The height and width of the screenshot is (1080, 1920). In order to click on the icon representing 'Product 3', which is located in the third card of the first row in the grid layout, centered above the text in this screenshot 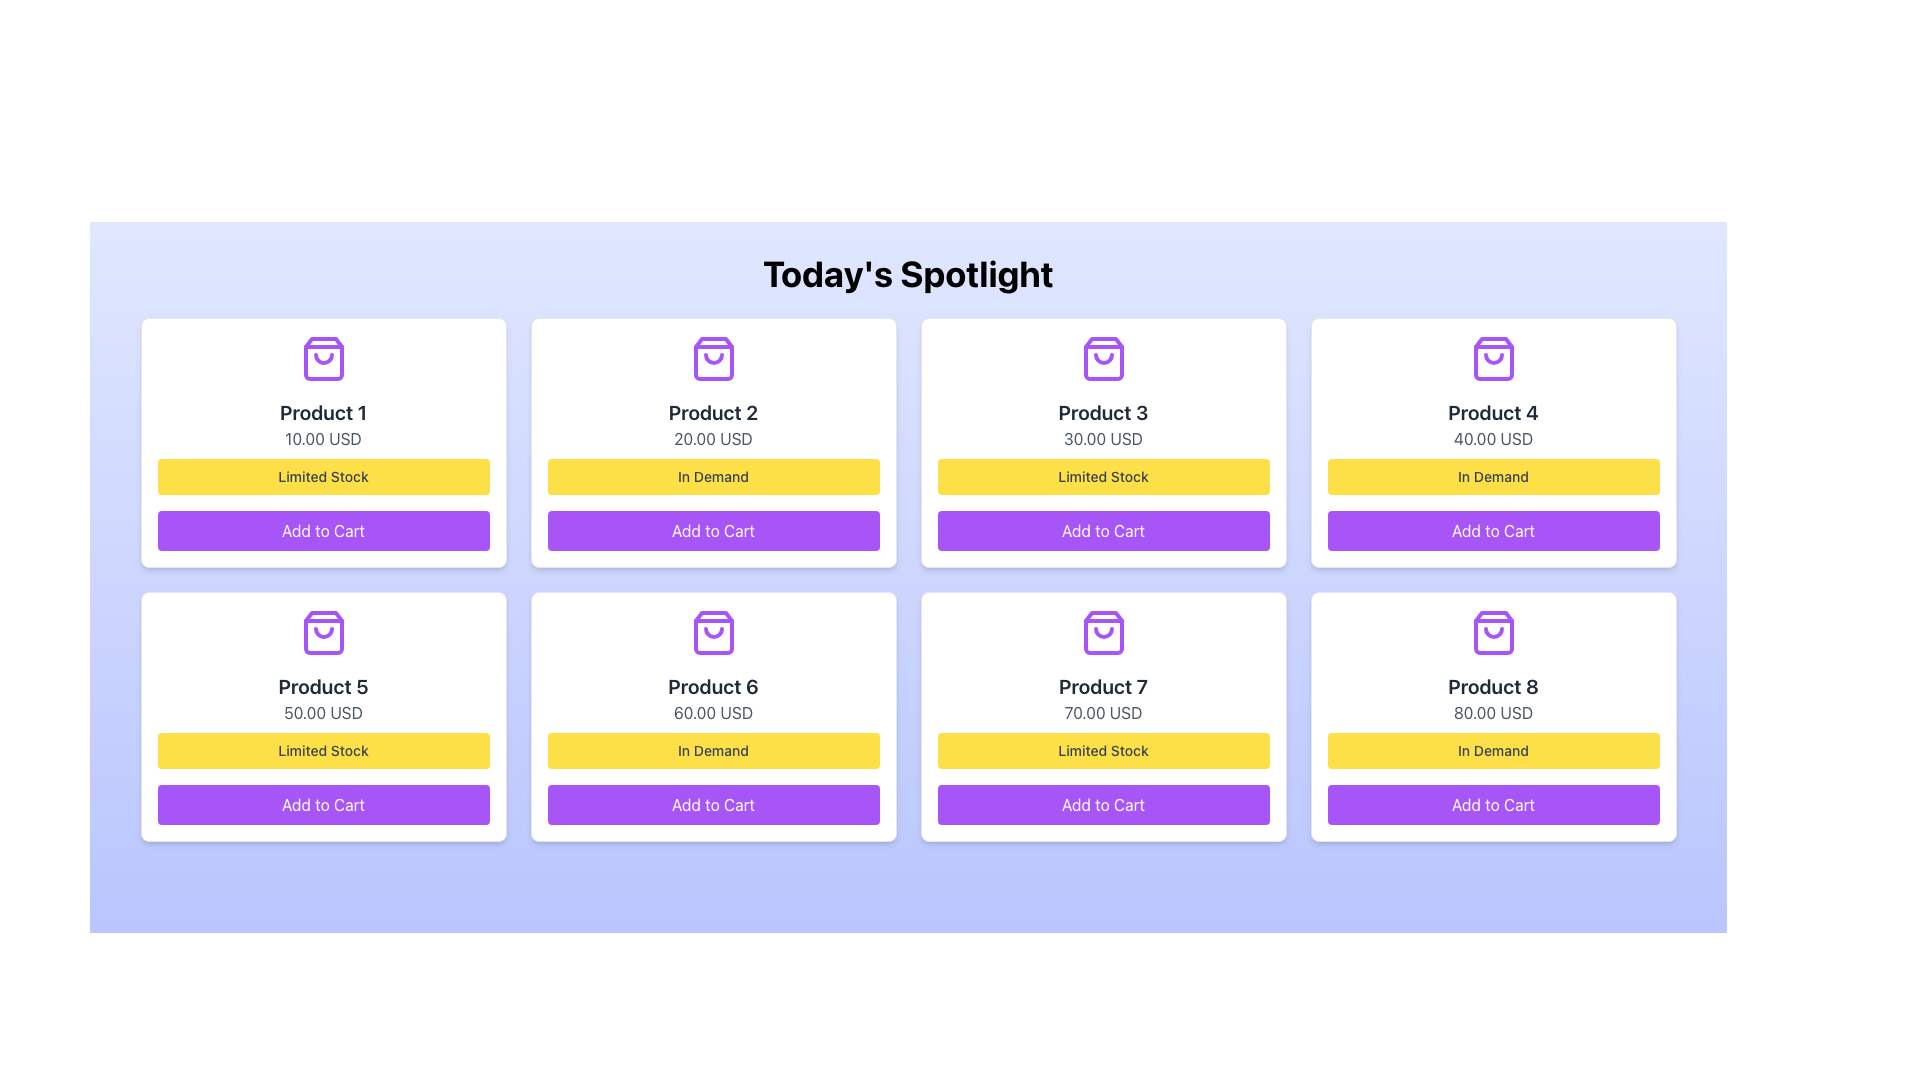, I will do `click(1102, 357)`.